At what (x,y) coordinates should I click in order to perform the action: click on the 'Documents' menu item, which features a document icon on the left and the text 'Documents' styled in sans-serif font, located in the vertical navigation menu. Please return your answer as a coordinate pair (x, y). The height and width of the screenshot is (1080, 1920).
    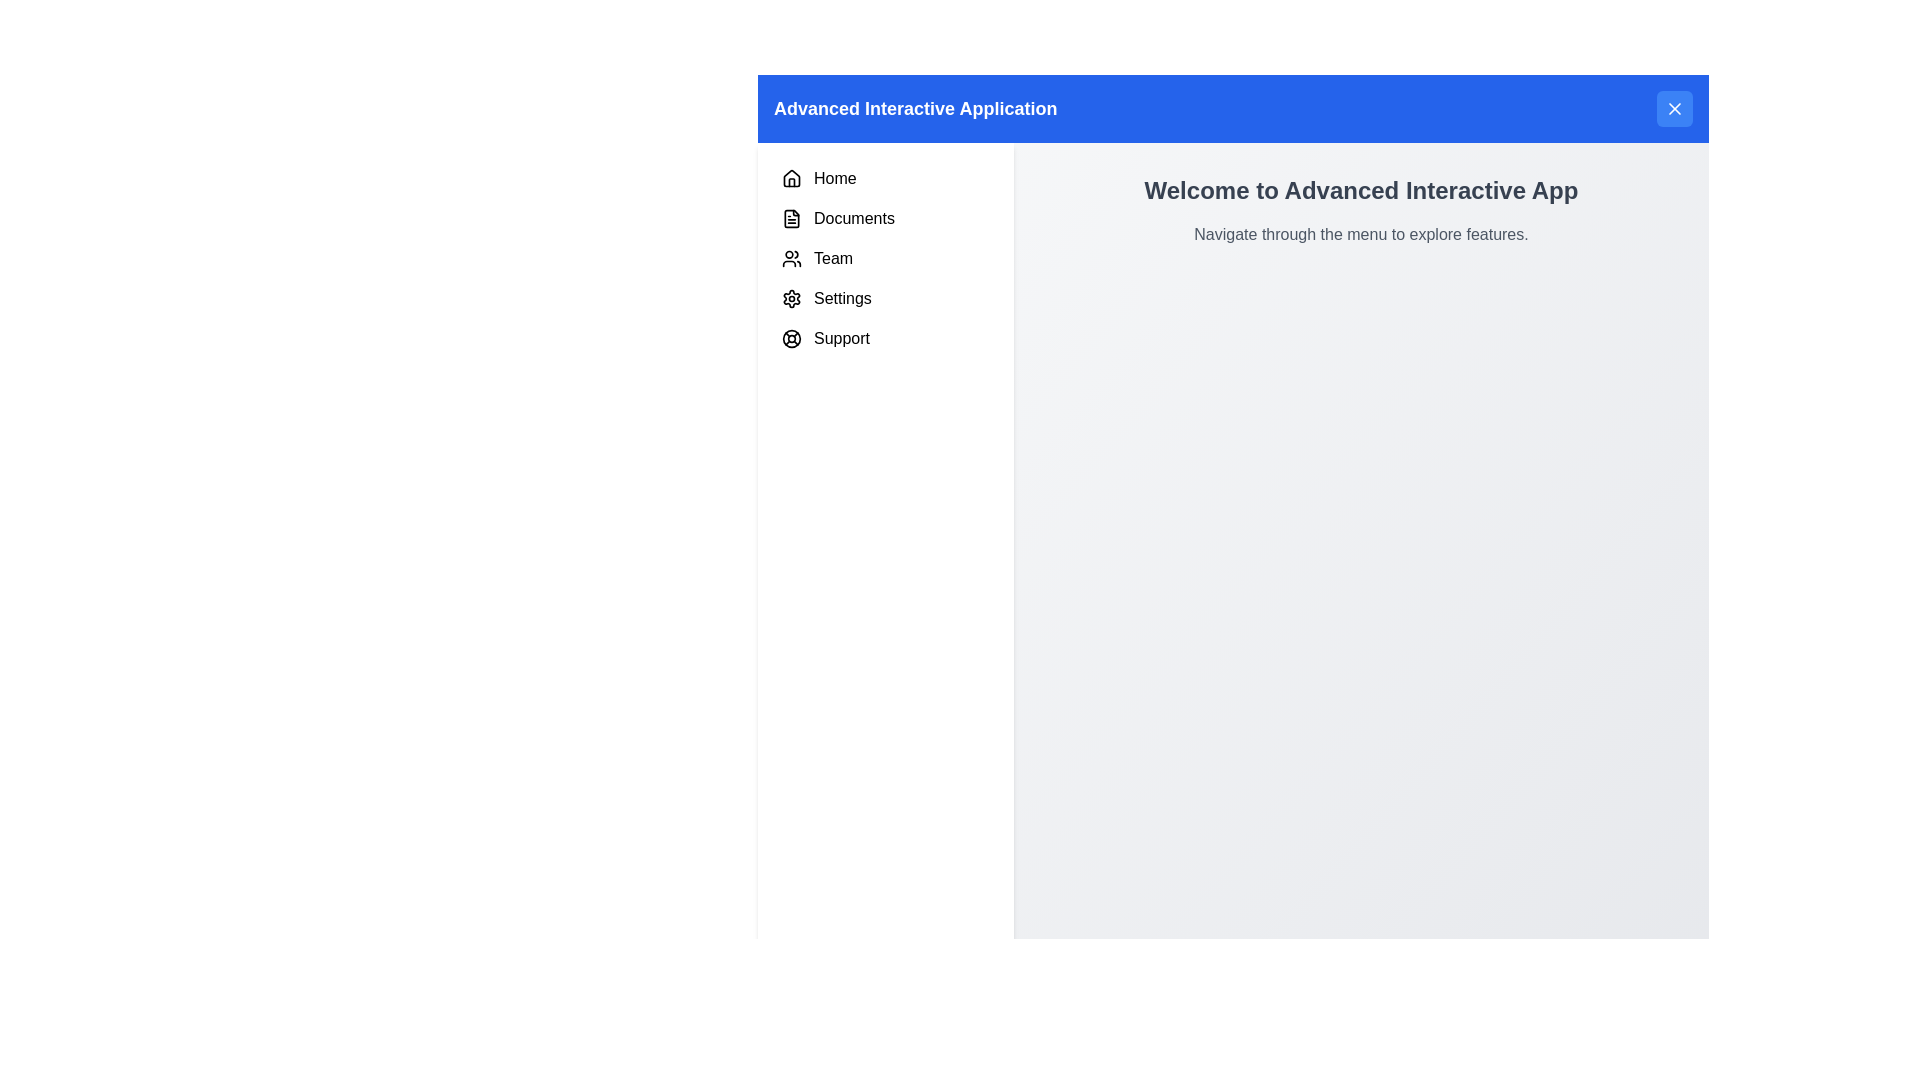
    Looking at the image, I should click on (885, 219).